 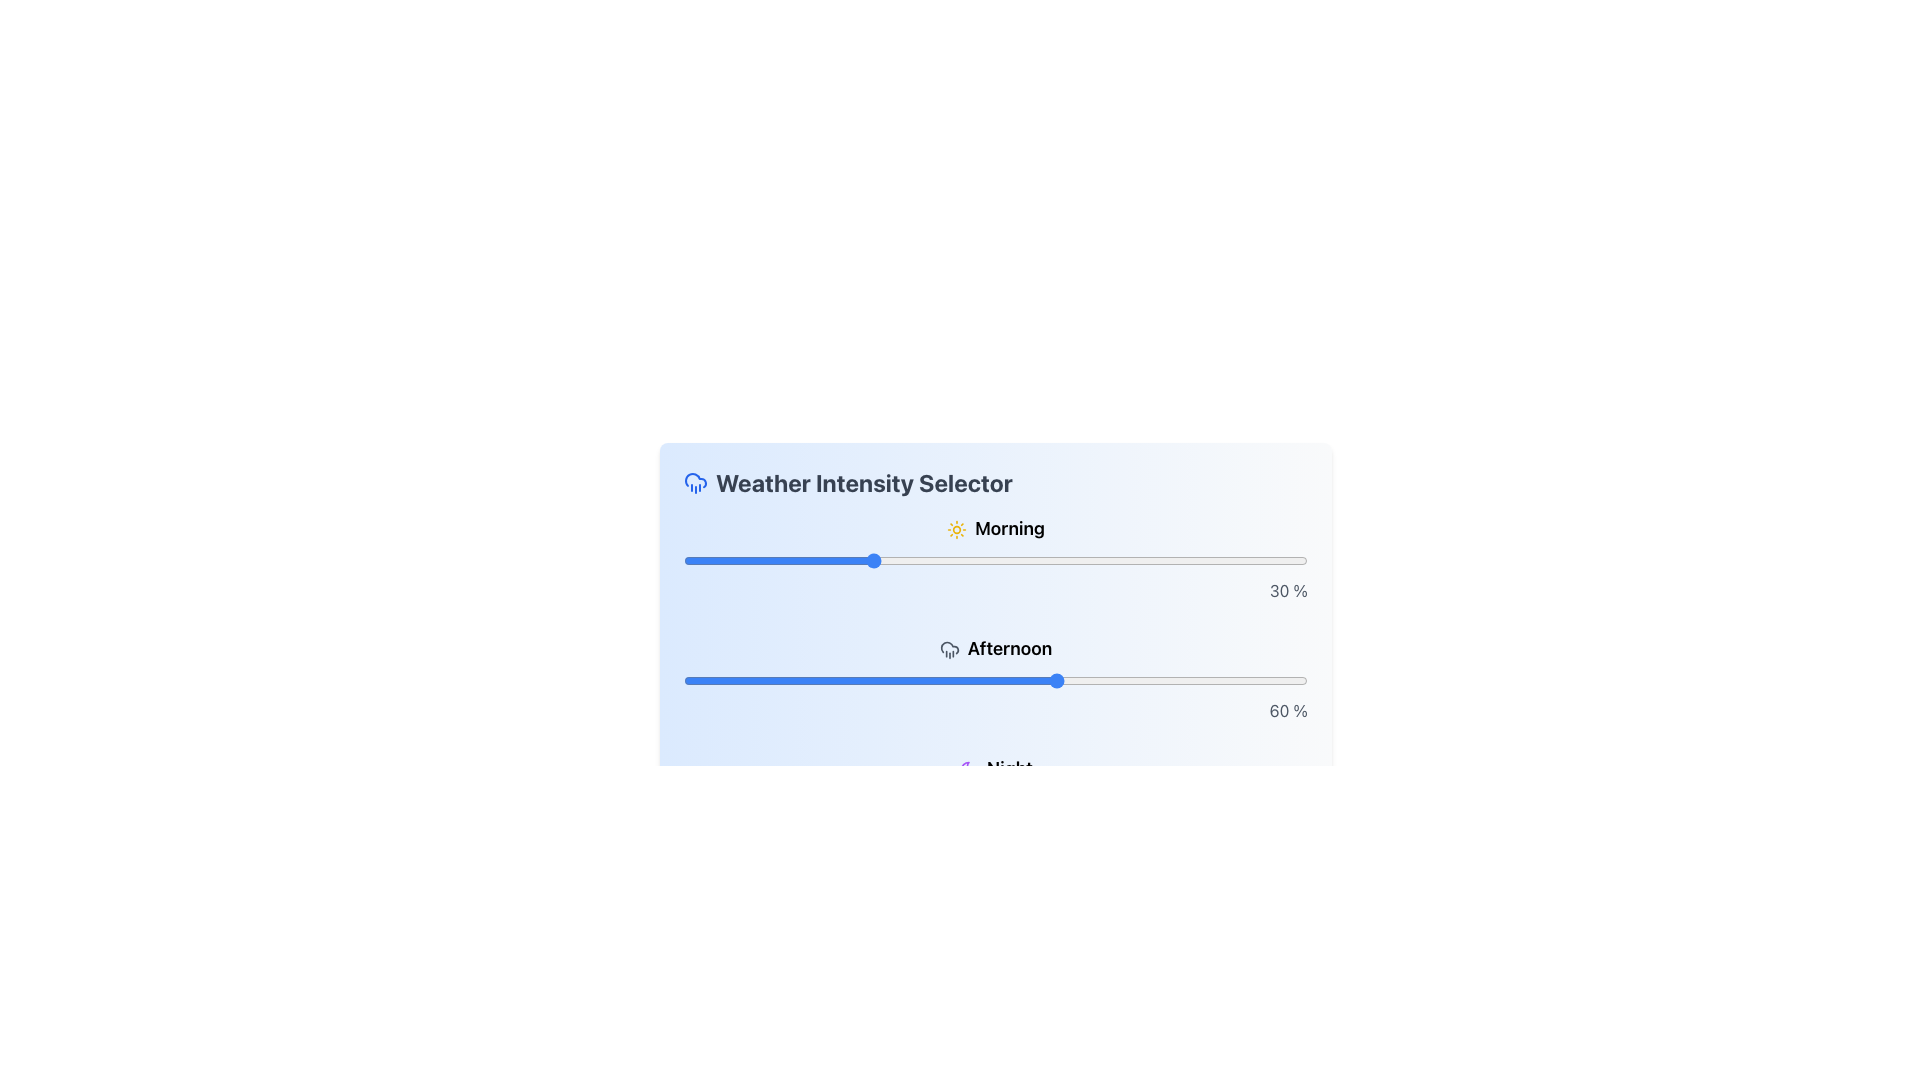 I want to click on the small purple crescent moon icon located to the left of the text 'Night' in the bottom section of the interface, so click(x=969, y=769).